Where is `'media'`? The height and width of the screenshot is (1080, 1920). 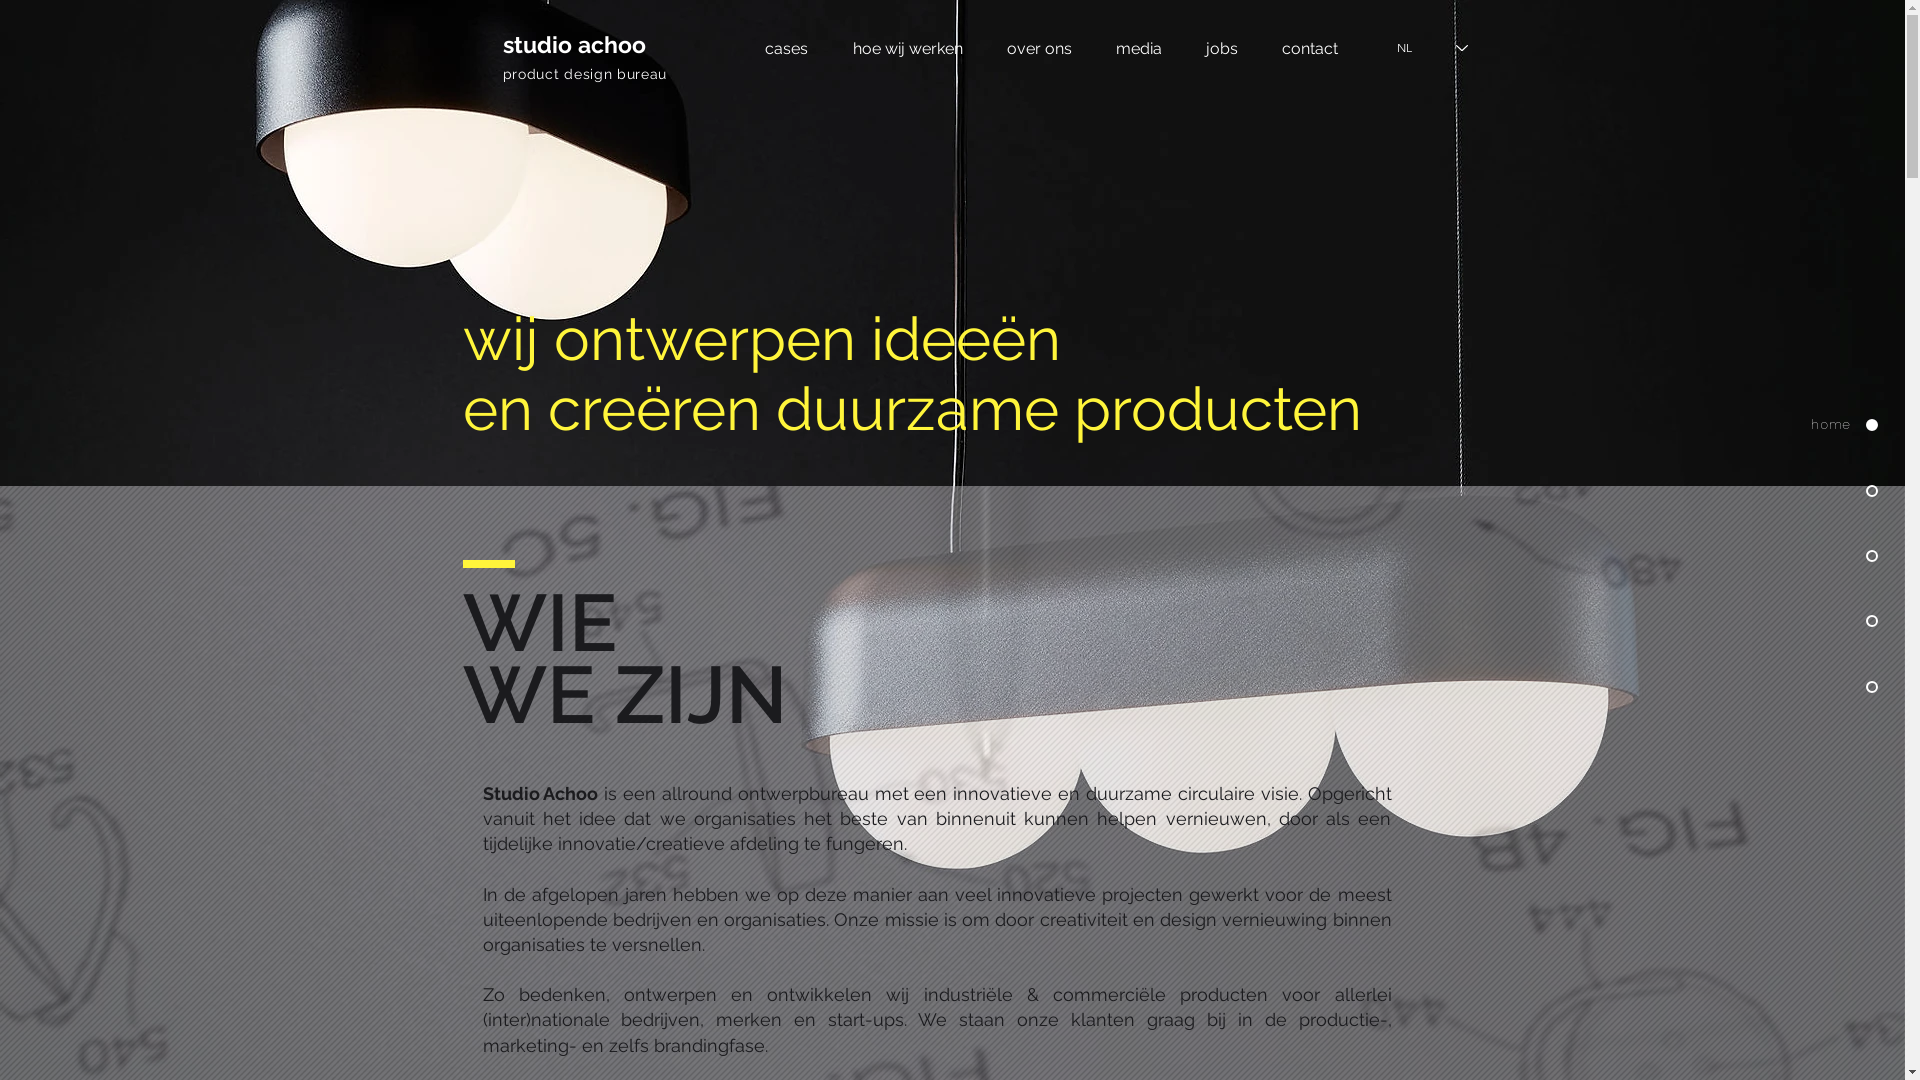
'media' is located at coordinates (1138, 47).